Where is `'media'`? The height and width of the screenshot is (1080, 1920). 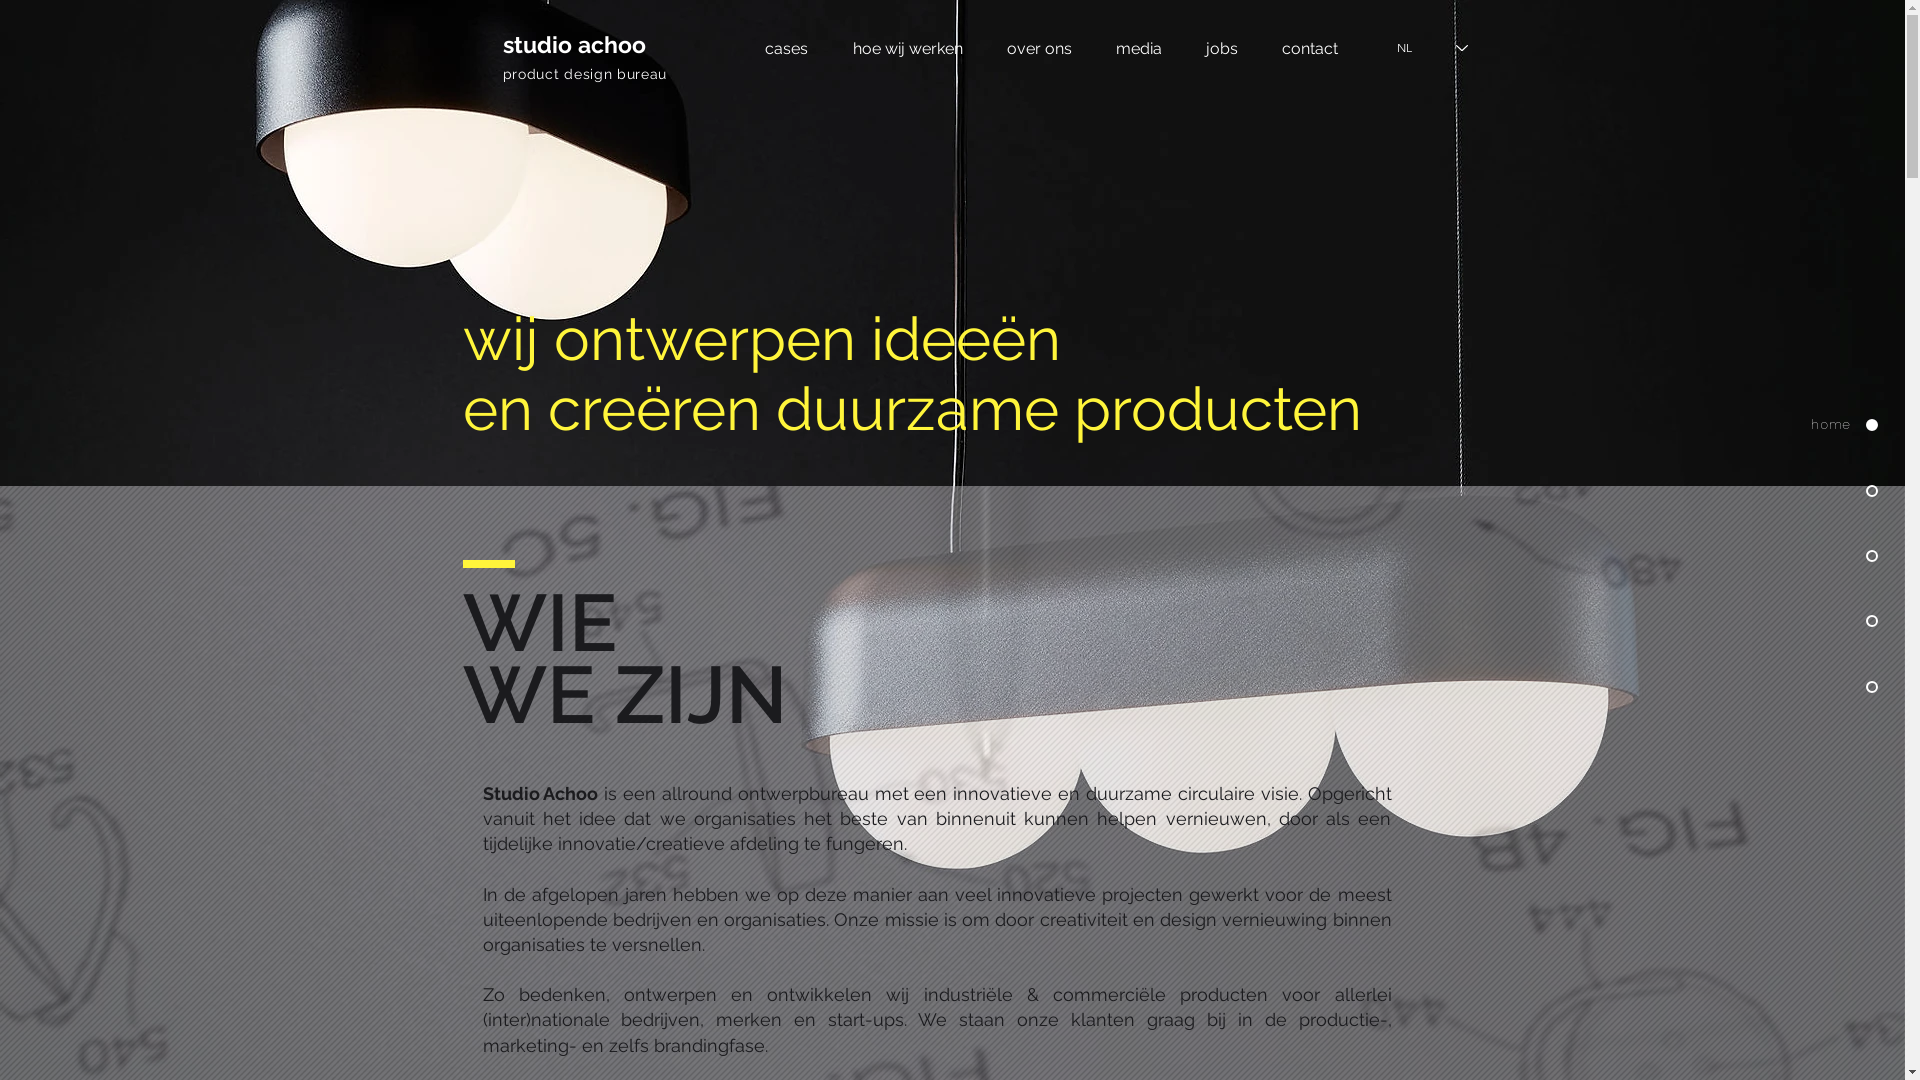
'media' is located at coordinates (1138, 47).